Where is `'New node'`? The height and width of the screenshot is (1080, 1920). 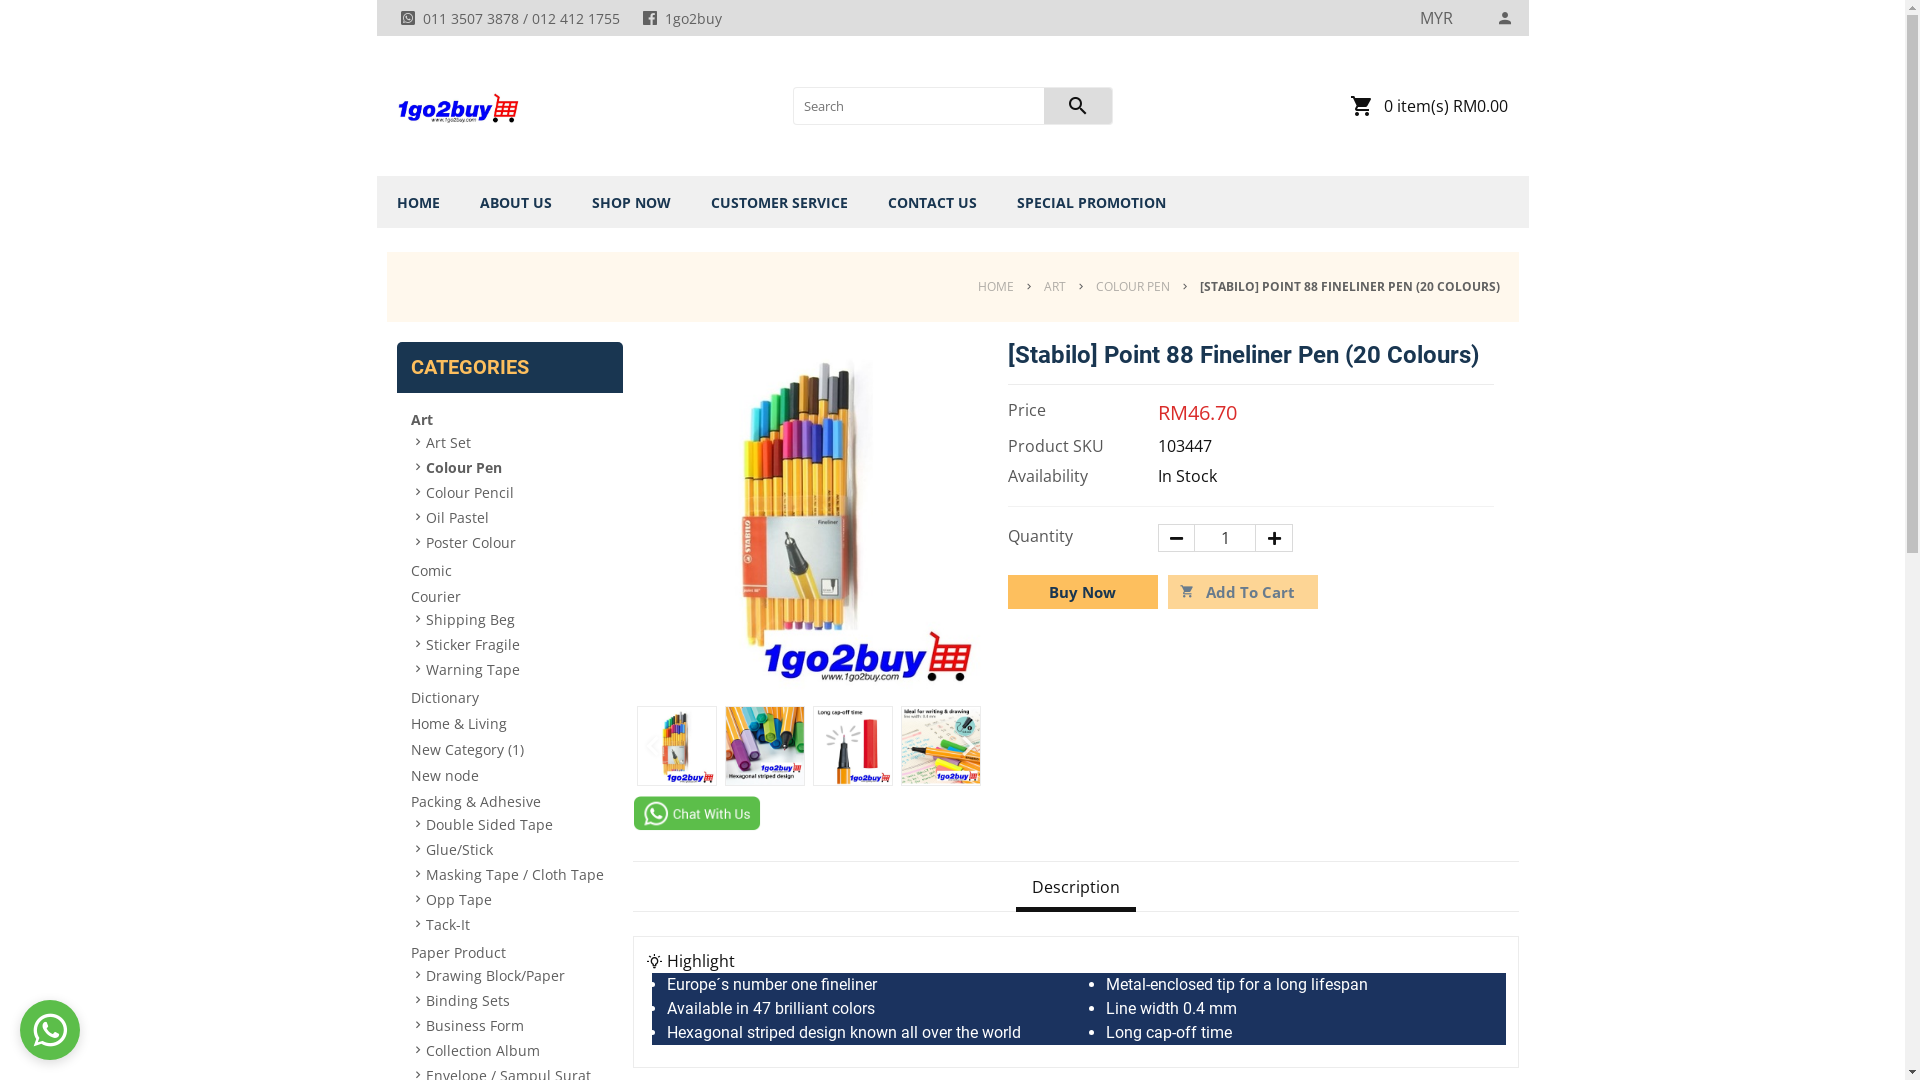 'New node' is located at coordinates (508, 773).